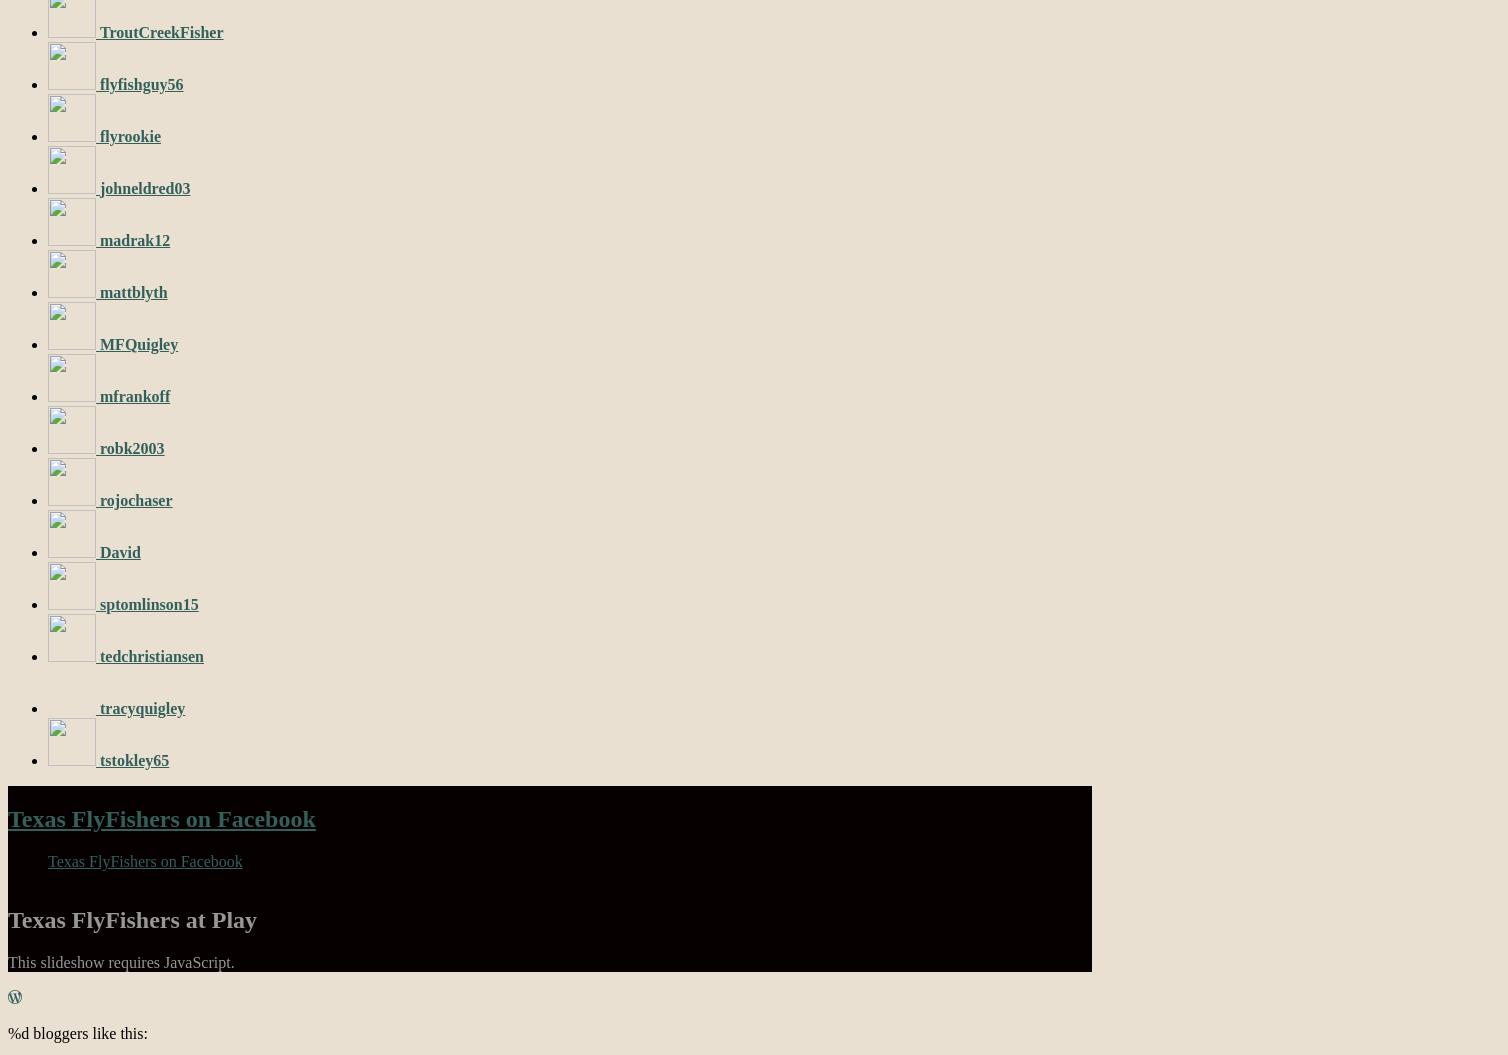  What do you see at coordinates (120, 551) in the screenshot?
I see `'David'` at bounding box center [120, 551].